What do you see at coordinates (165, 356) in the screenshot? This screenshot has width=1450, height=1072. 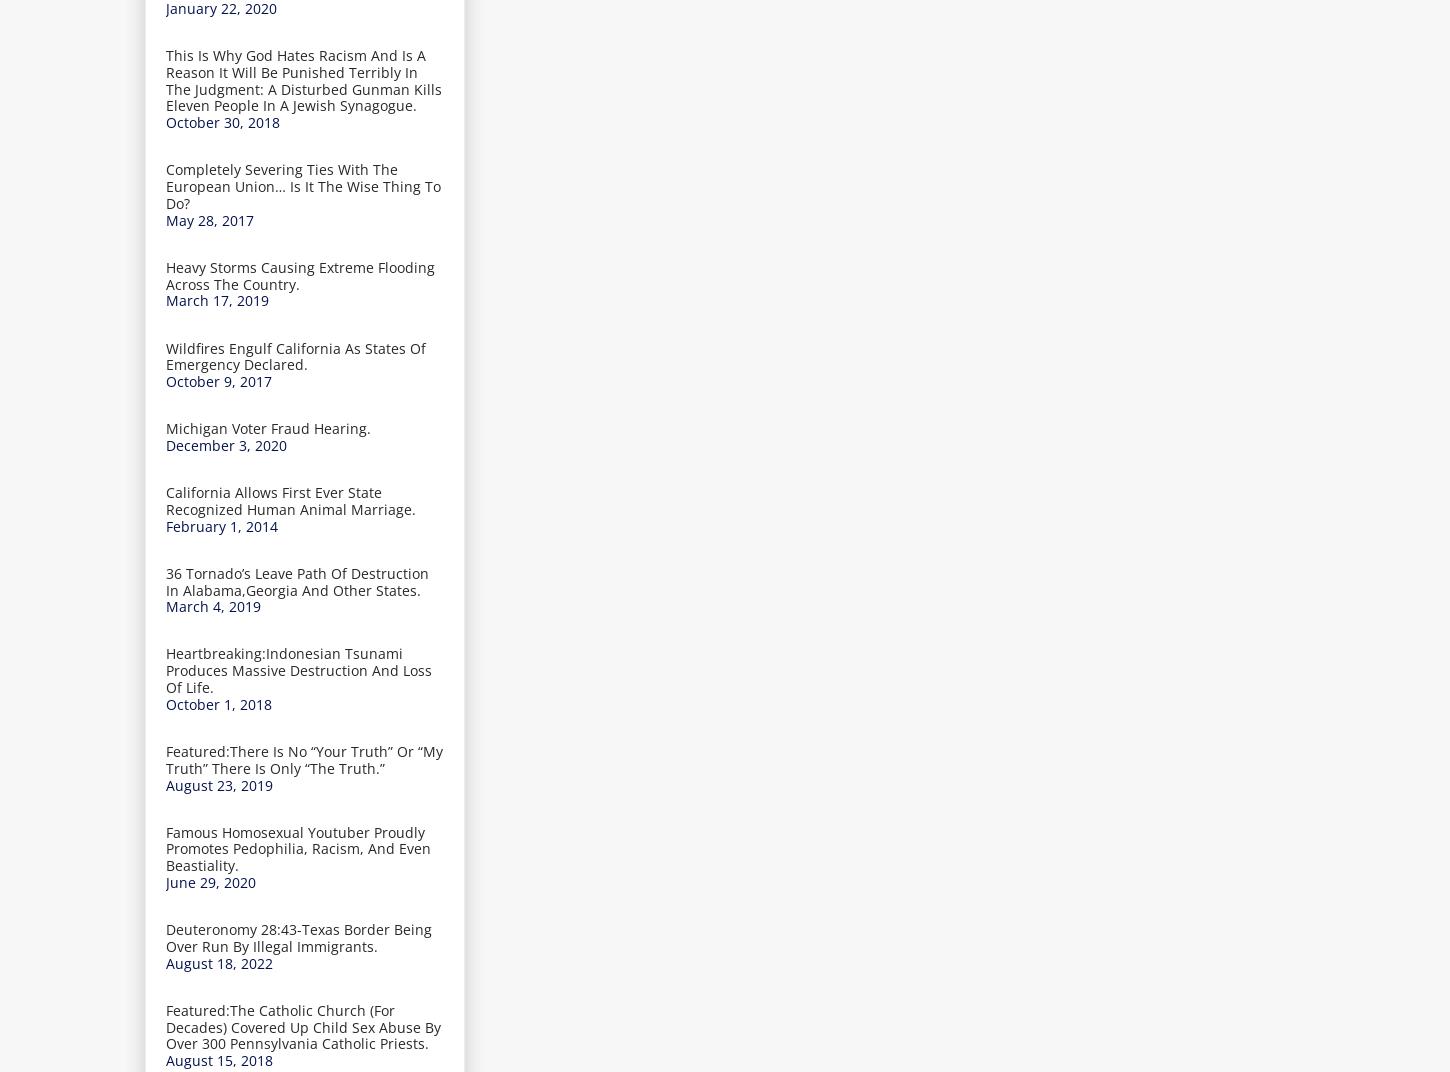 I see `'Wildfires Engulf California As States Of Emergency Declared.'` at bounding box center [165, 356].